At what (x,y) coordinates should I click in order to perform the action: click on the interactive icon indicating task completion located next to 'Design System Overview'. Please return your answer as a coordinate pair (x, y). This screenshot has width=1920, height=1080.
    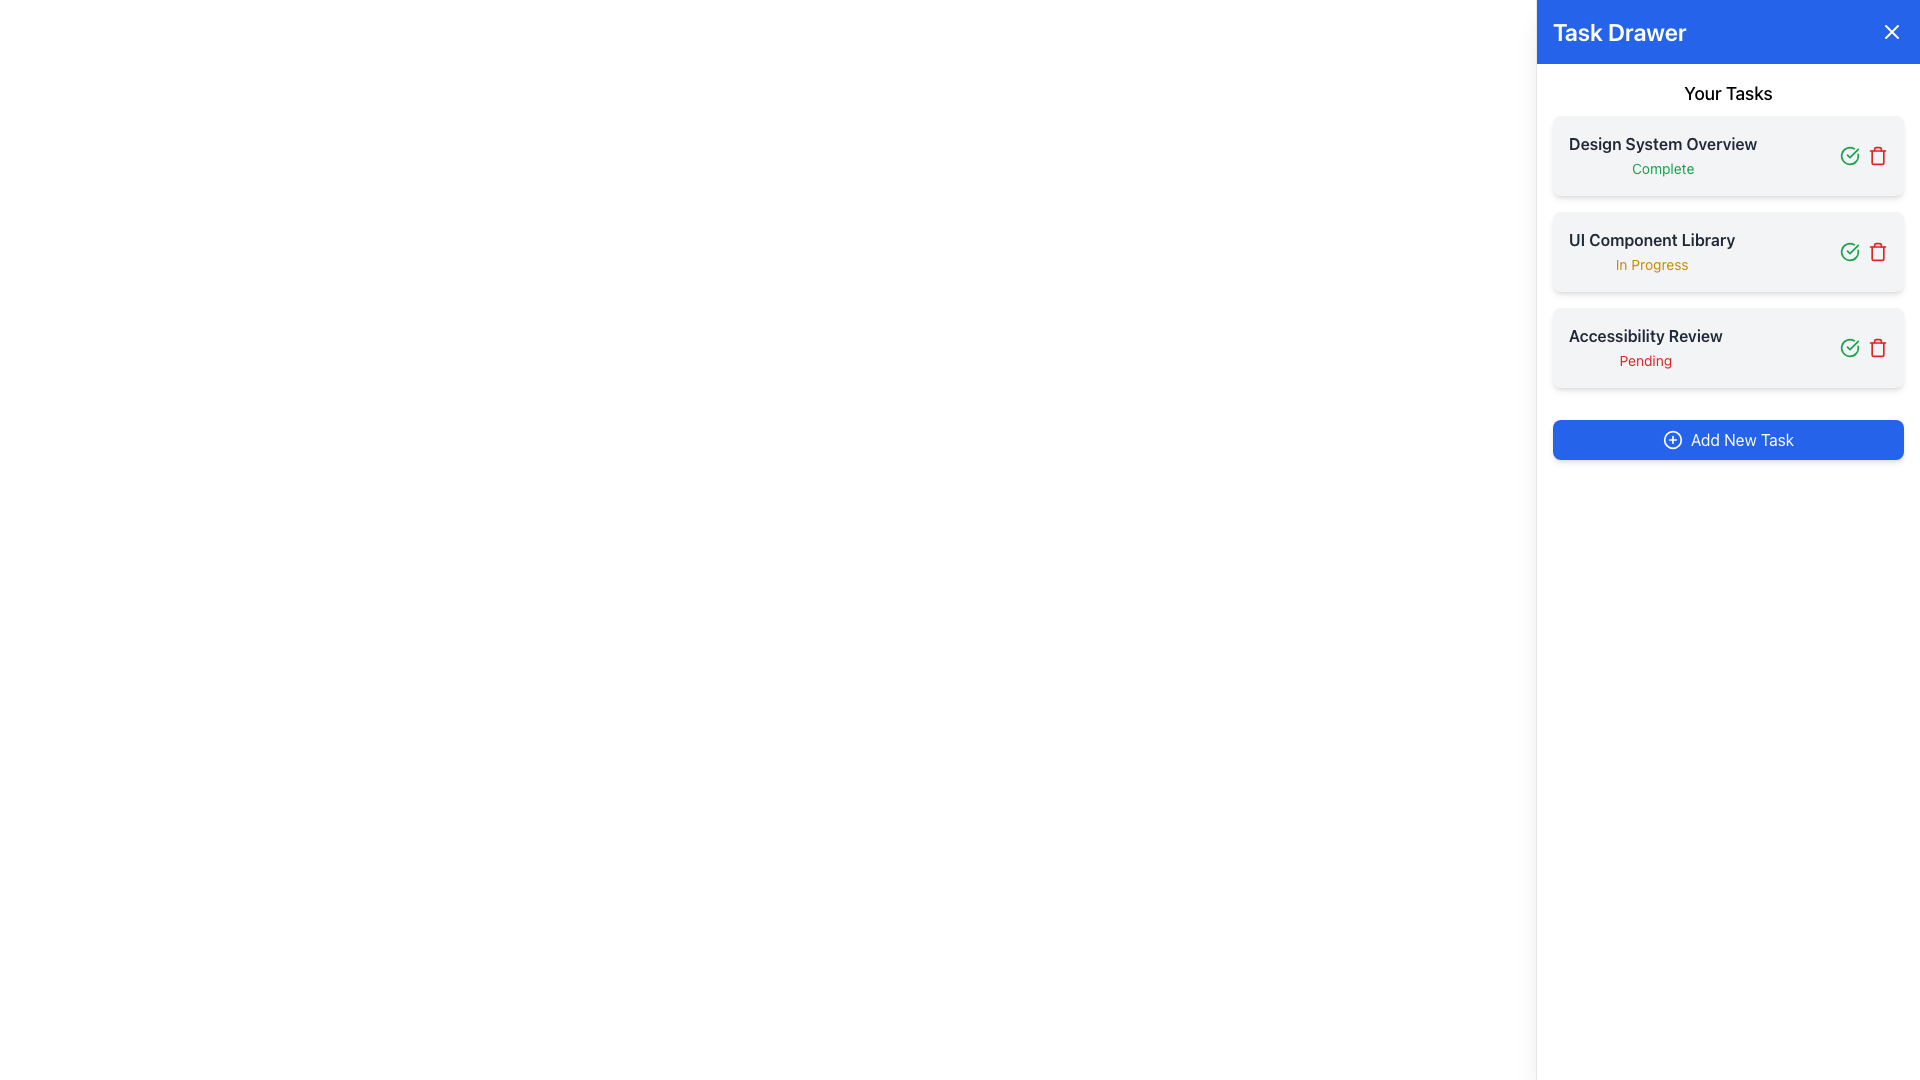
    Looking at the image, I should click on (1848, 250).